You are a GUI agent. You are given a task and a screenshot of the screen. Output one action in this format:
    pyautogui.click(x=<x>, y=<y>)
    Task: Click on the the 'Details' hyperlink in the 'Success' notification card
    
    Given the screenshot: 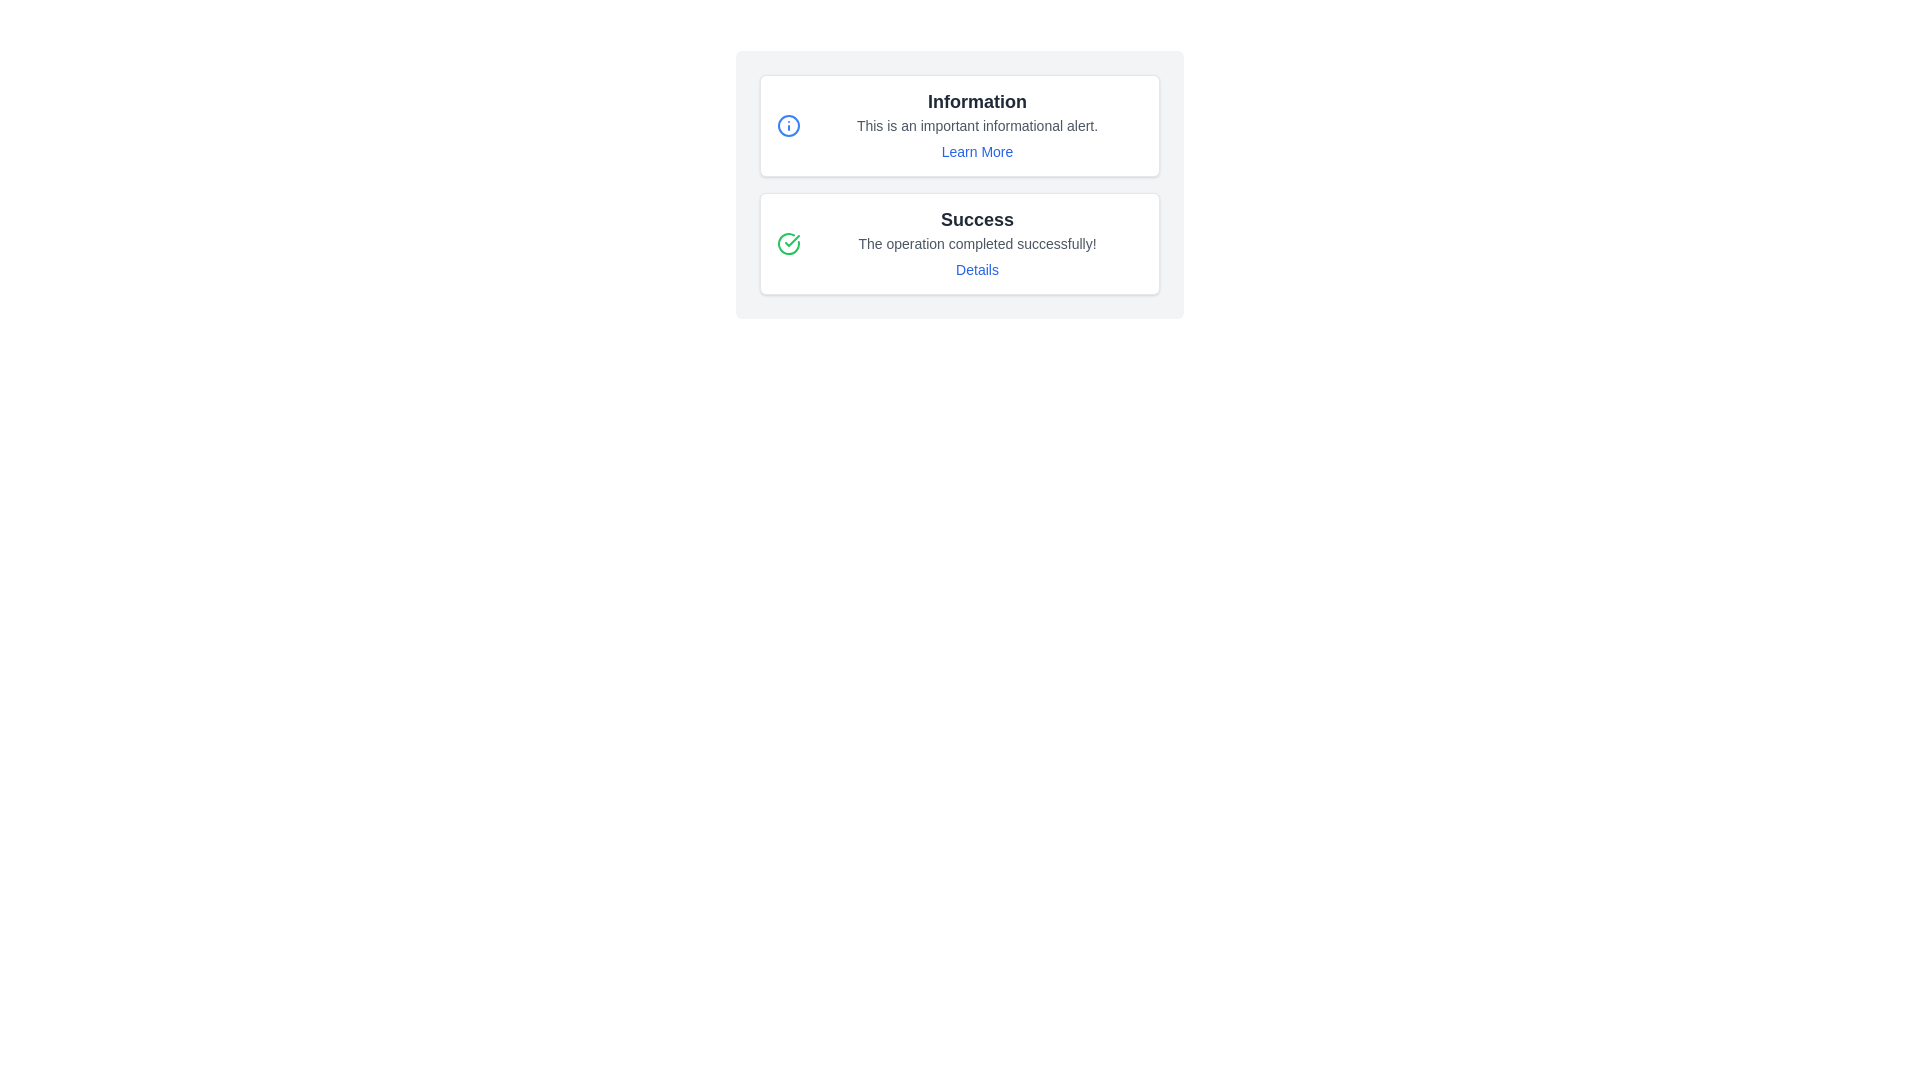 What is the action you would take?
    pyautogui.click(x=977, y=270)
    